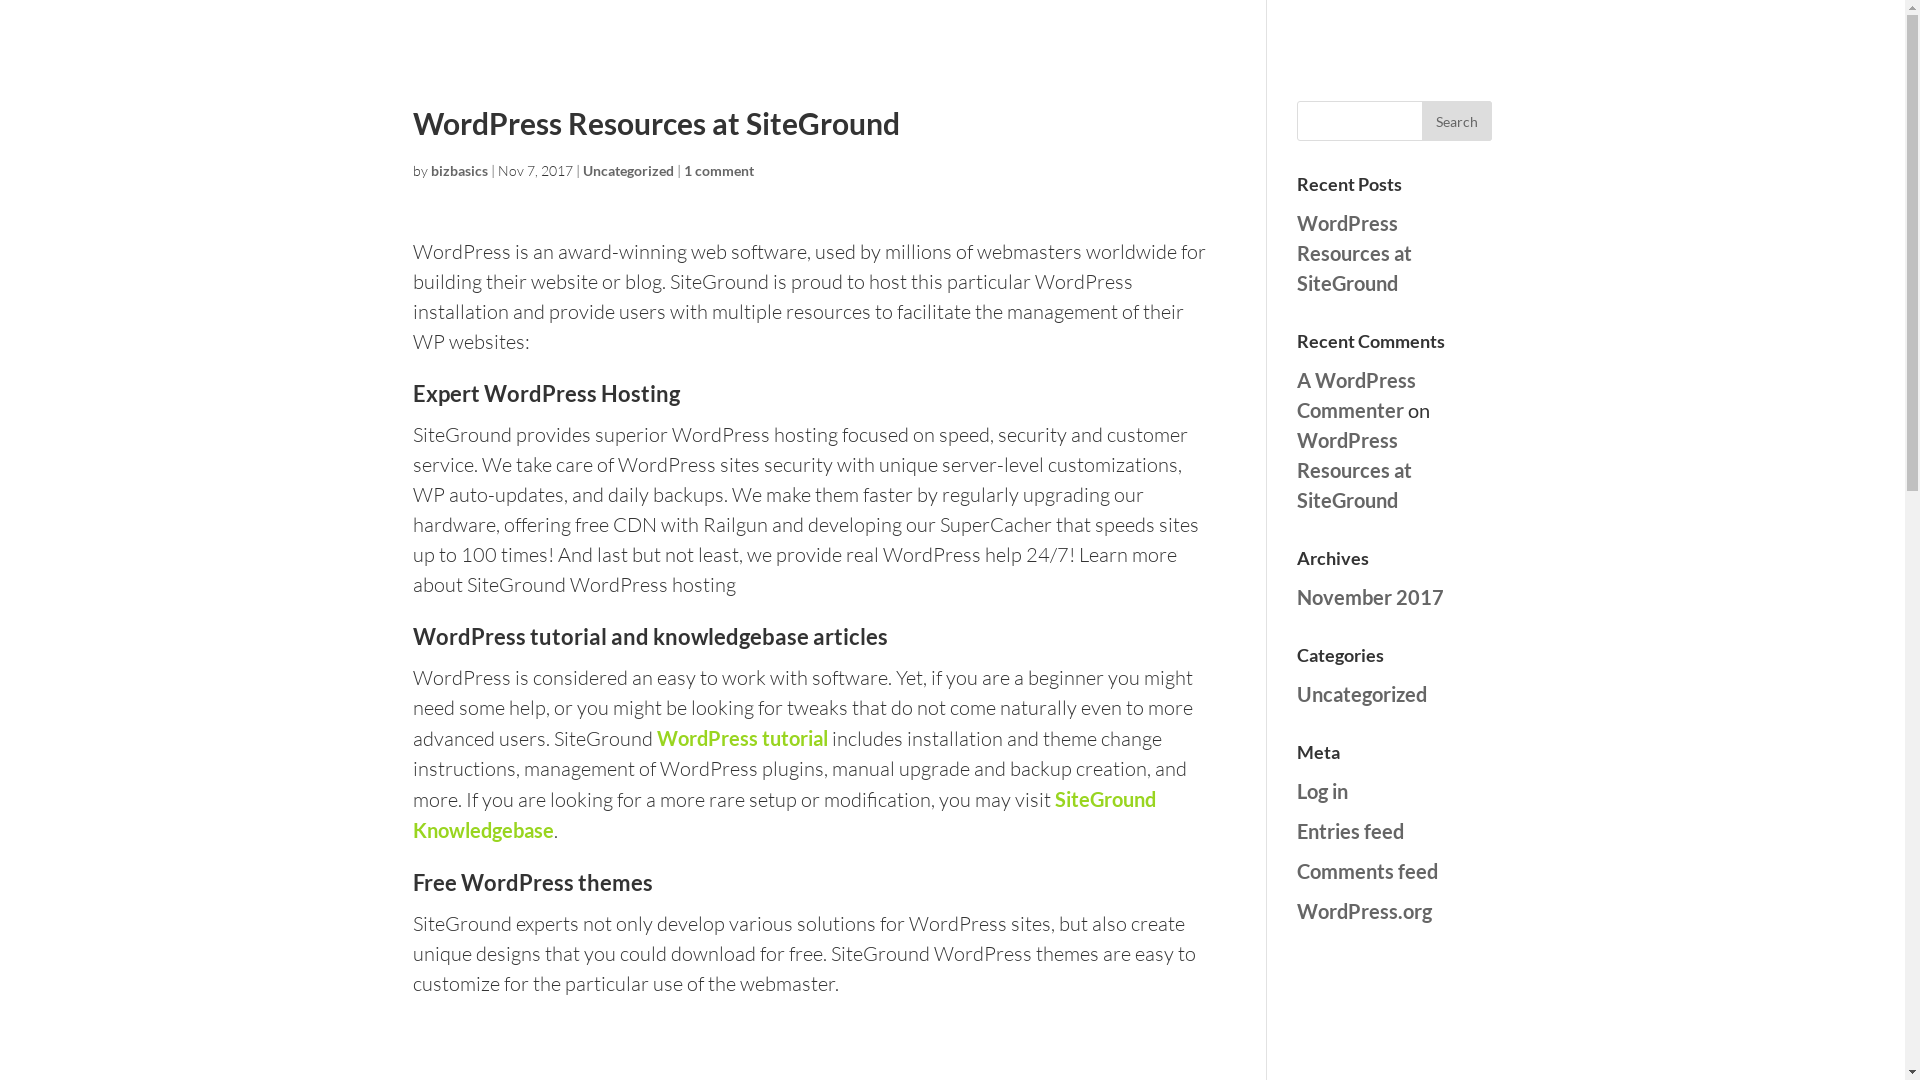 Image resolution: width=1920 pixels, height=1080 pixels. What do you see at coordinates (1296, 394) in the screenshot?
I see `'A WordPress Commenter'` at bounding box center [1296, 394].